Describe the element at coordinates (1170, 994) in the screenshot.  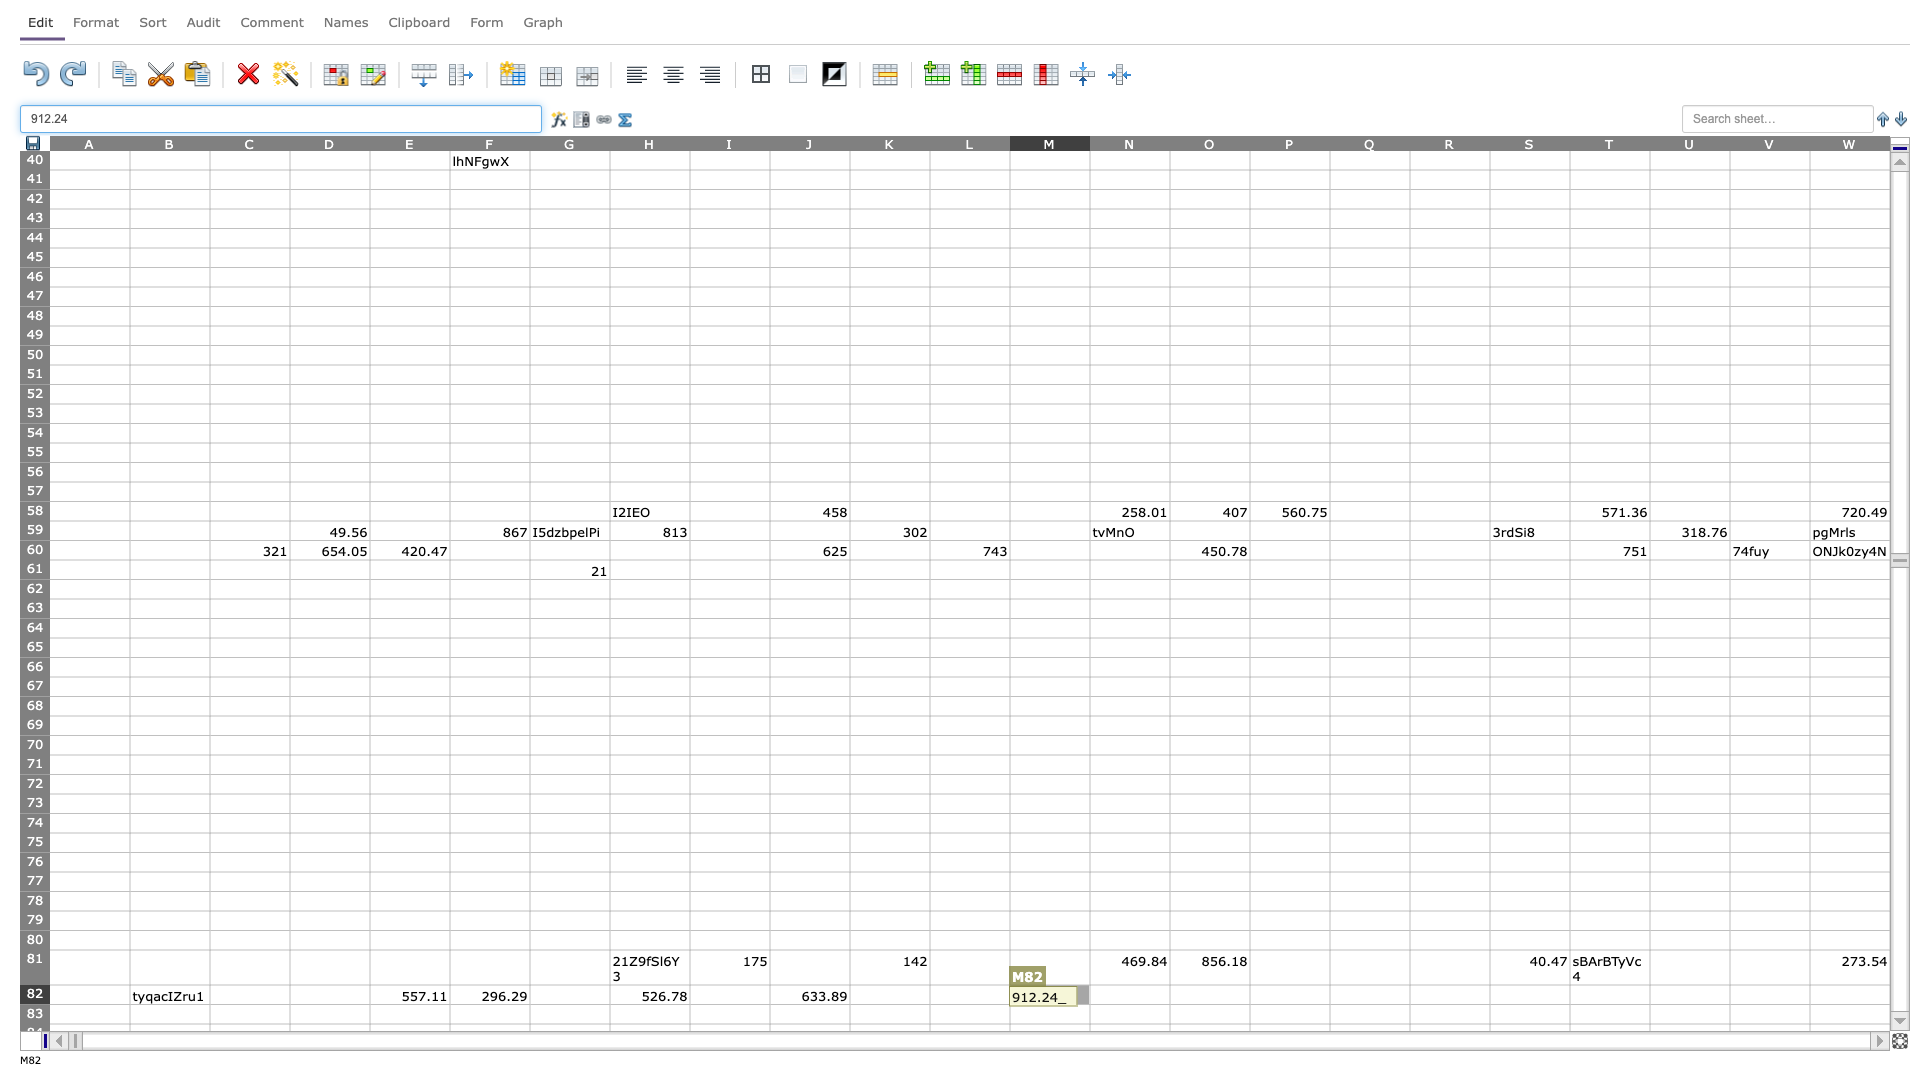
I see `Right side of cell N82` at that location.